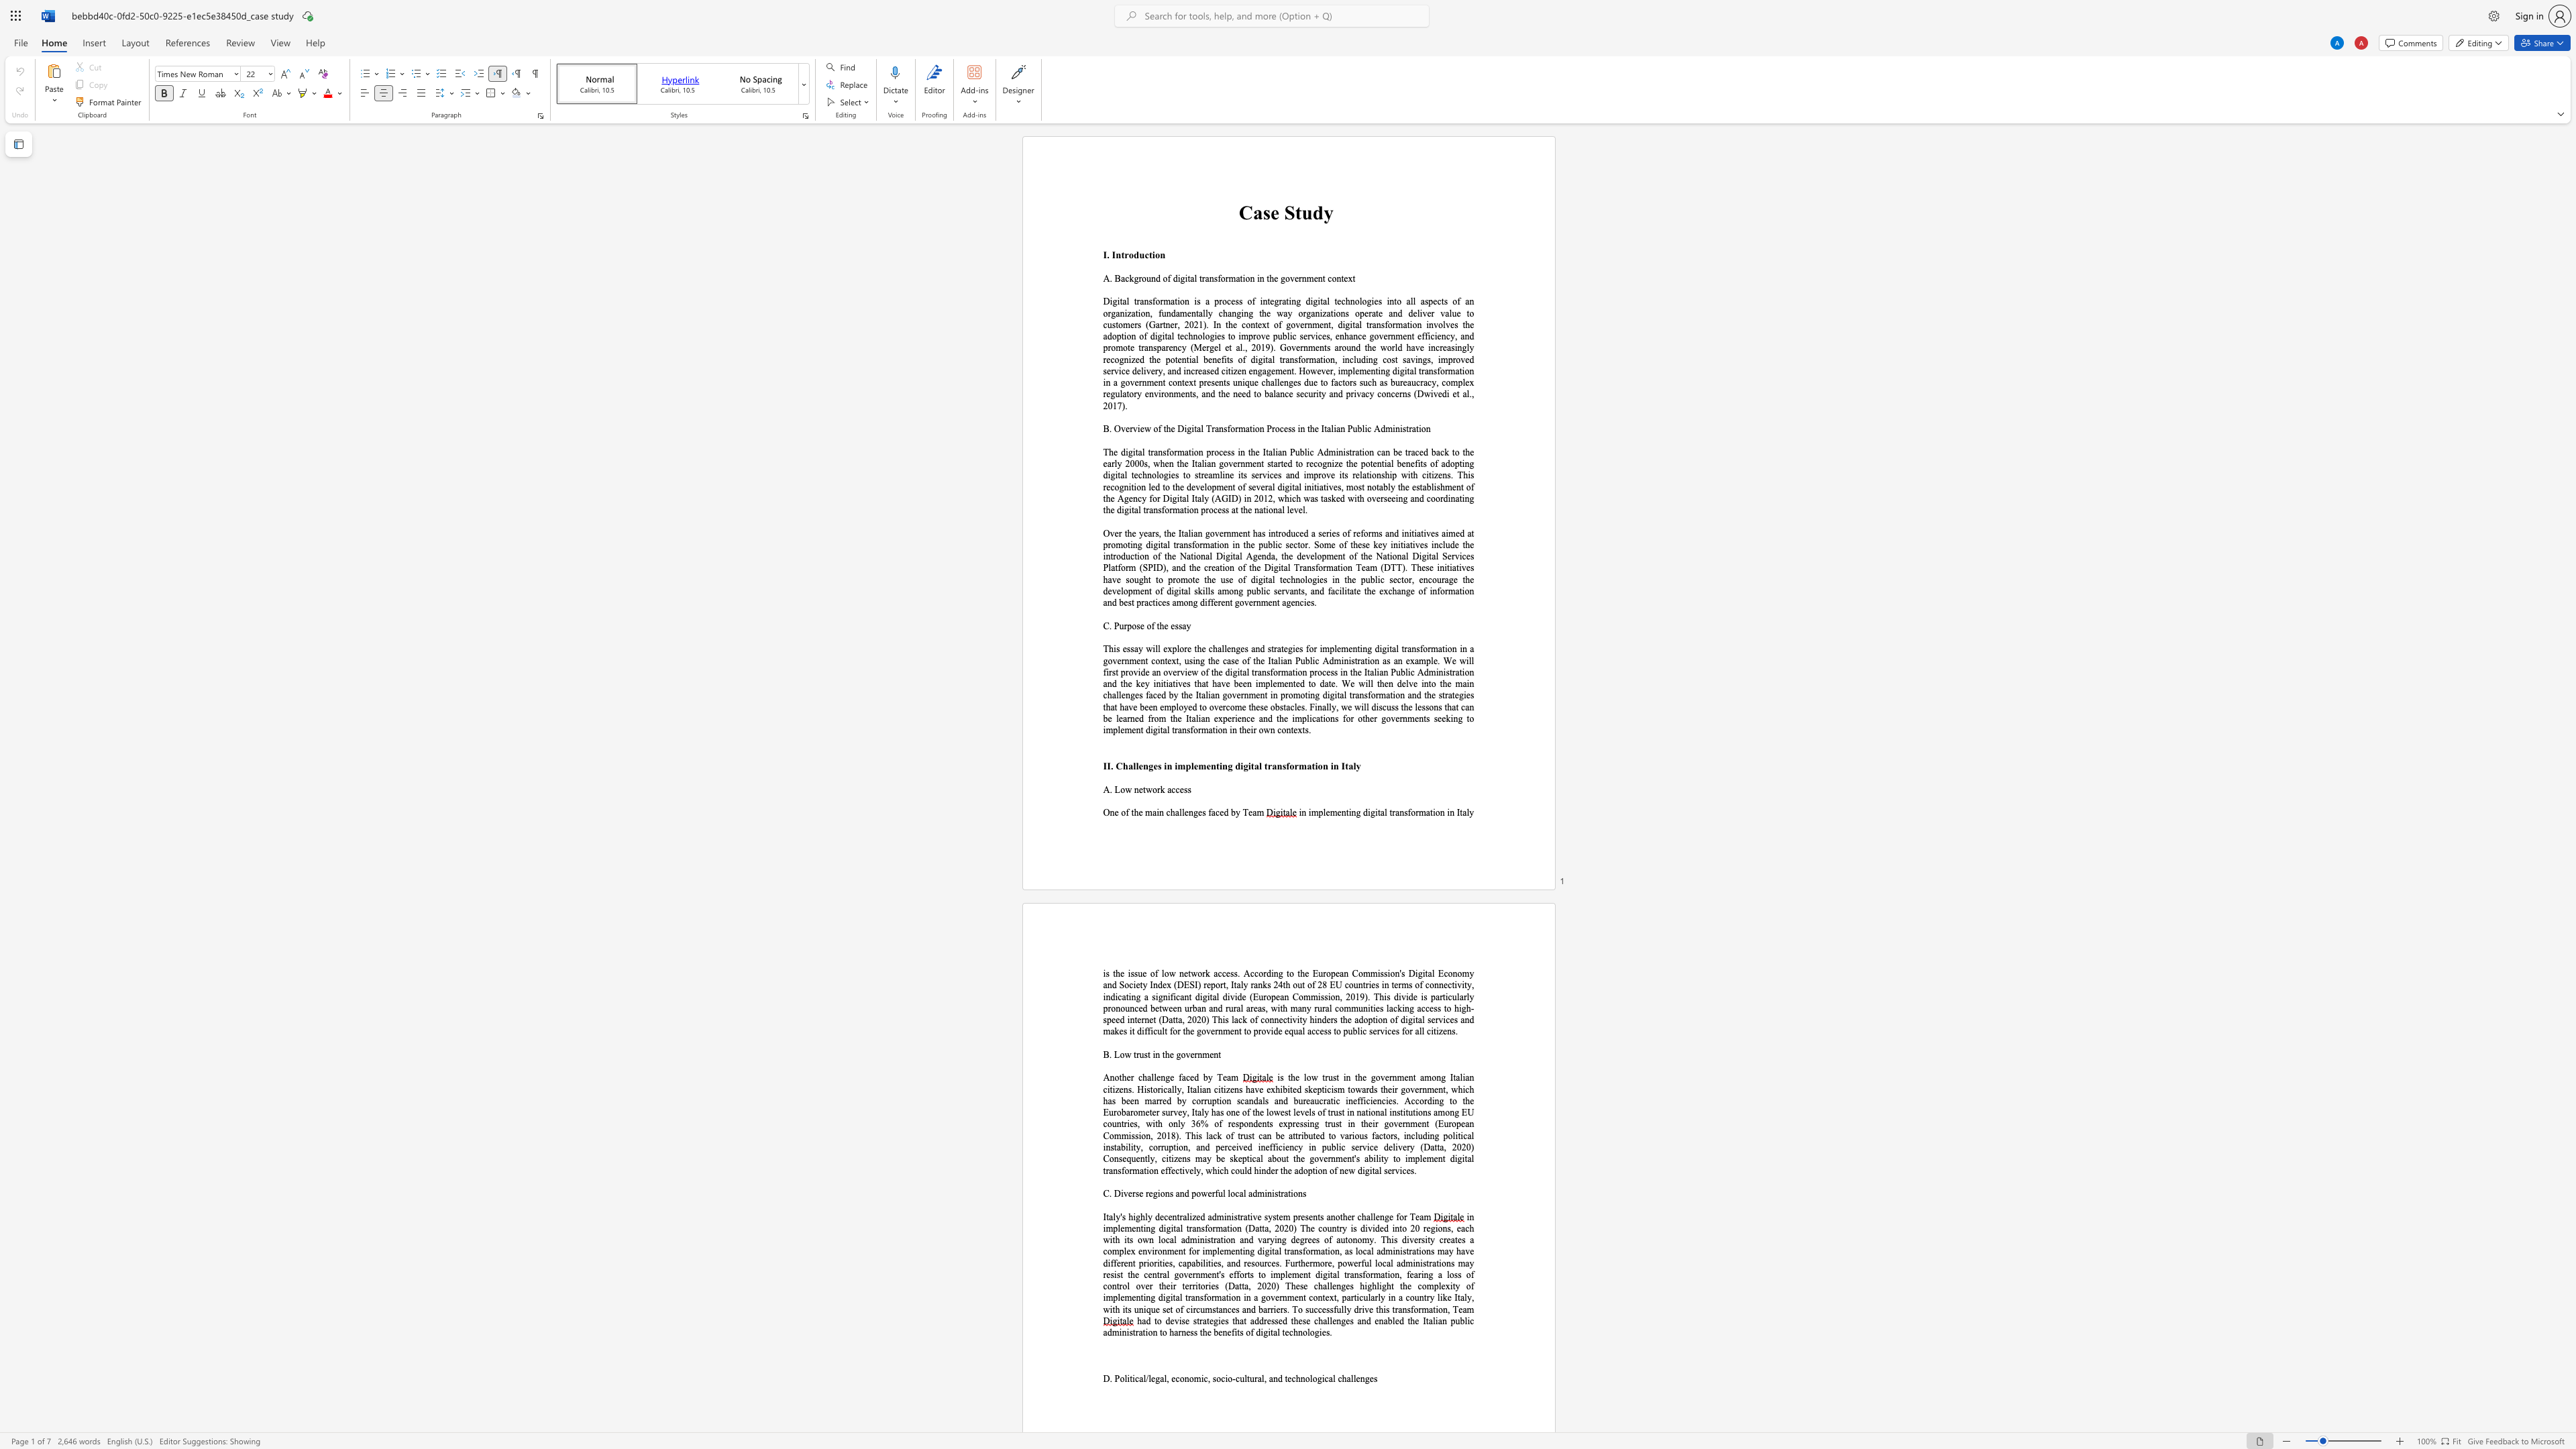  I want to click on the subset text "y, complex regulatory e" within the text "sformation, including cost savings, improved service delivery, and increased citizen engagement. However, implementing digital transformation in a government context presents unique challenges due to factors such as bureaucracy, complex regulatory environments, and the need to balance security and privacy concerns (Dwivedi et al., 2017).", so click(1431, 381).